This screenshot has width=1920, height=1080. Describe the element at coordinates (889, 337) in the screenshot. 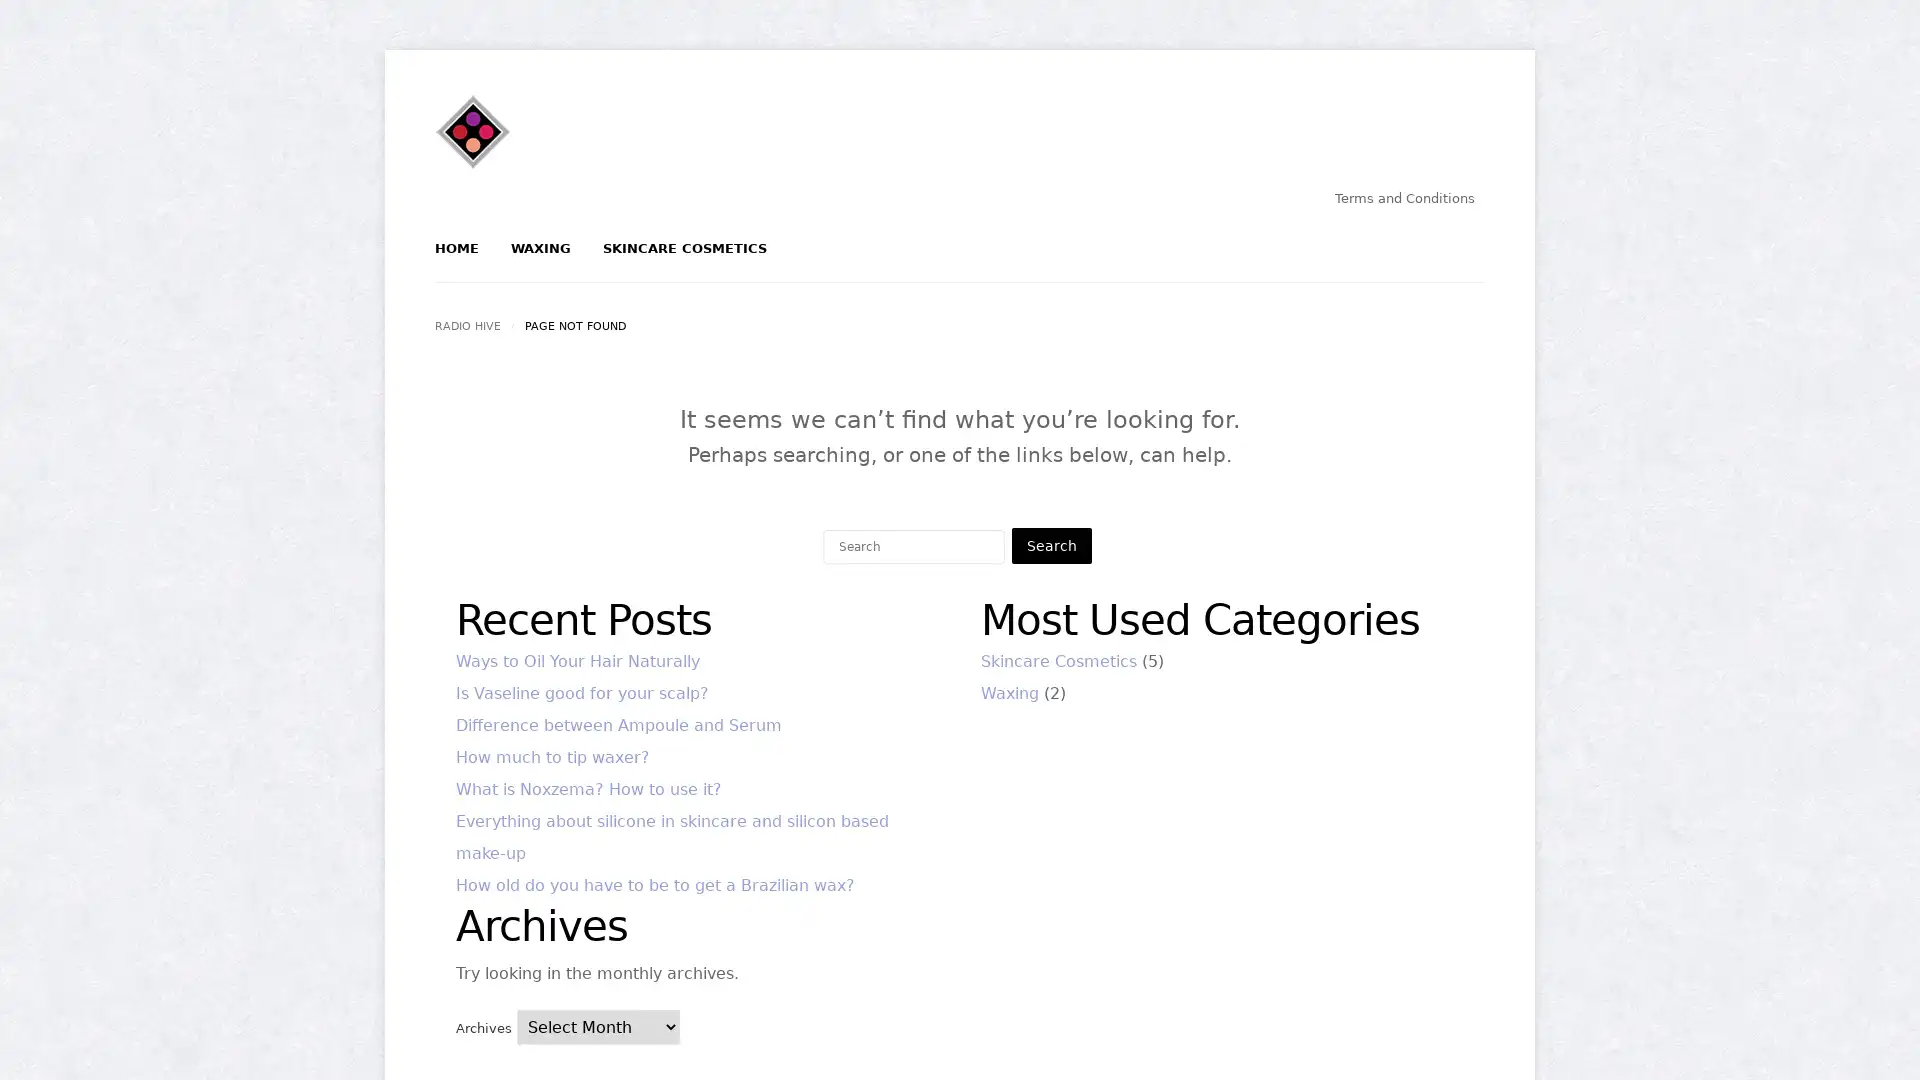

I see `Log In` at that location.